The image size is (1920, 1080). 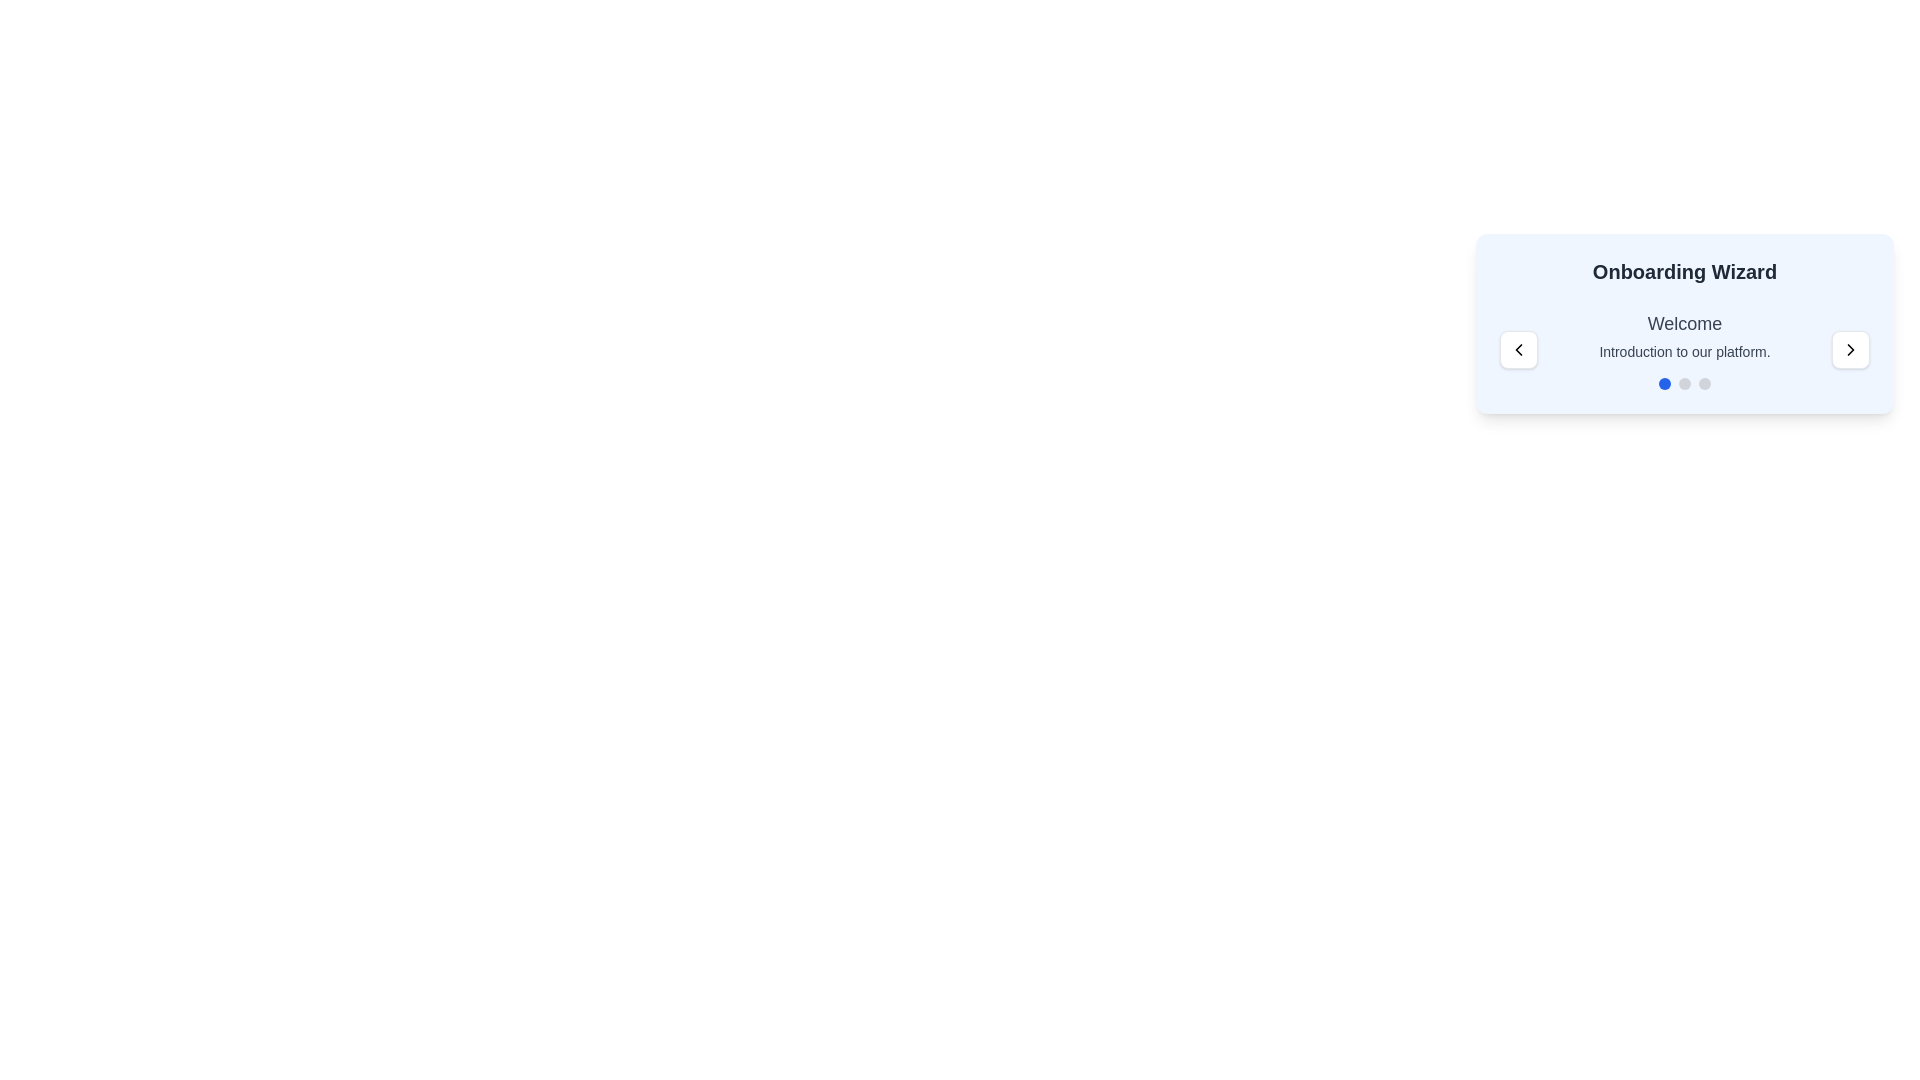 What do you see at coordinates (1683, 272) in the screenshot?
I see `the onboarding wizard title header located at the top of the card-like component, which provides context for the current page or process` at bounding box center [1683, 272].